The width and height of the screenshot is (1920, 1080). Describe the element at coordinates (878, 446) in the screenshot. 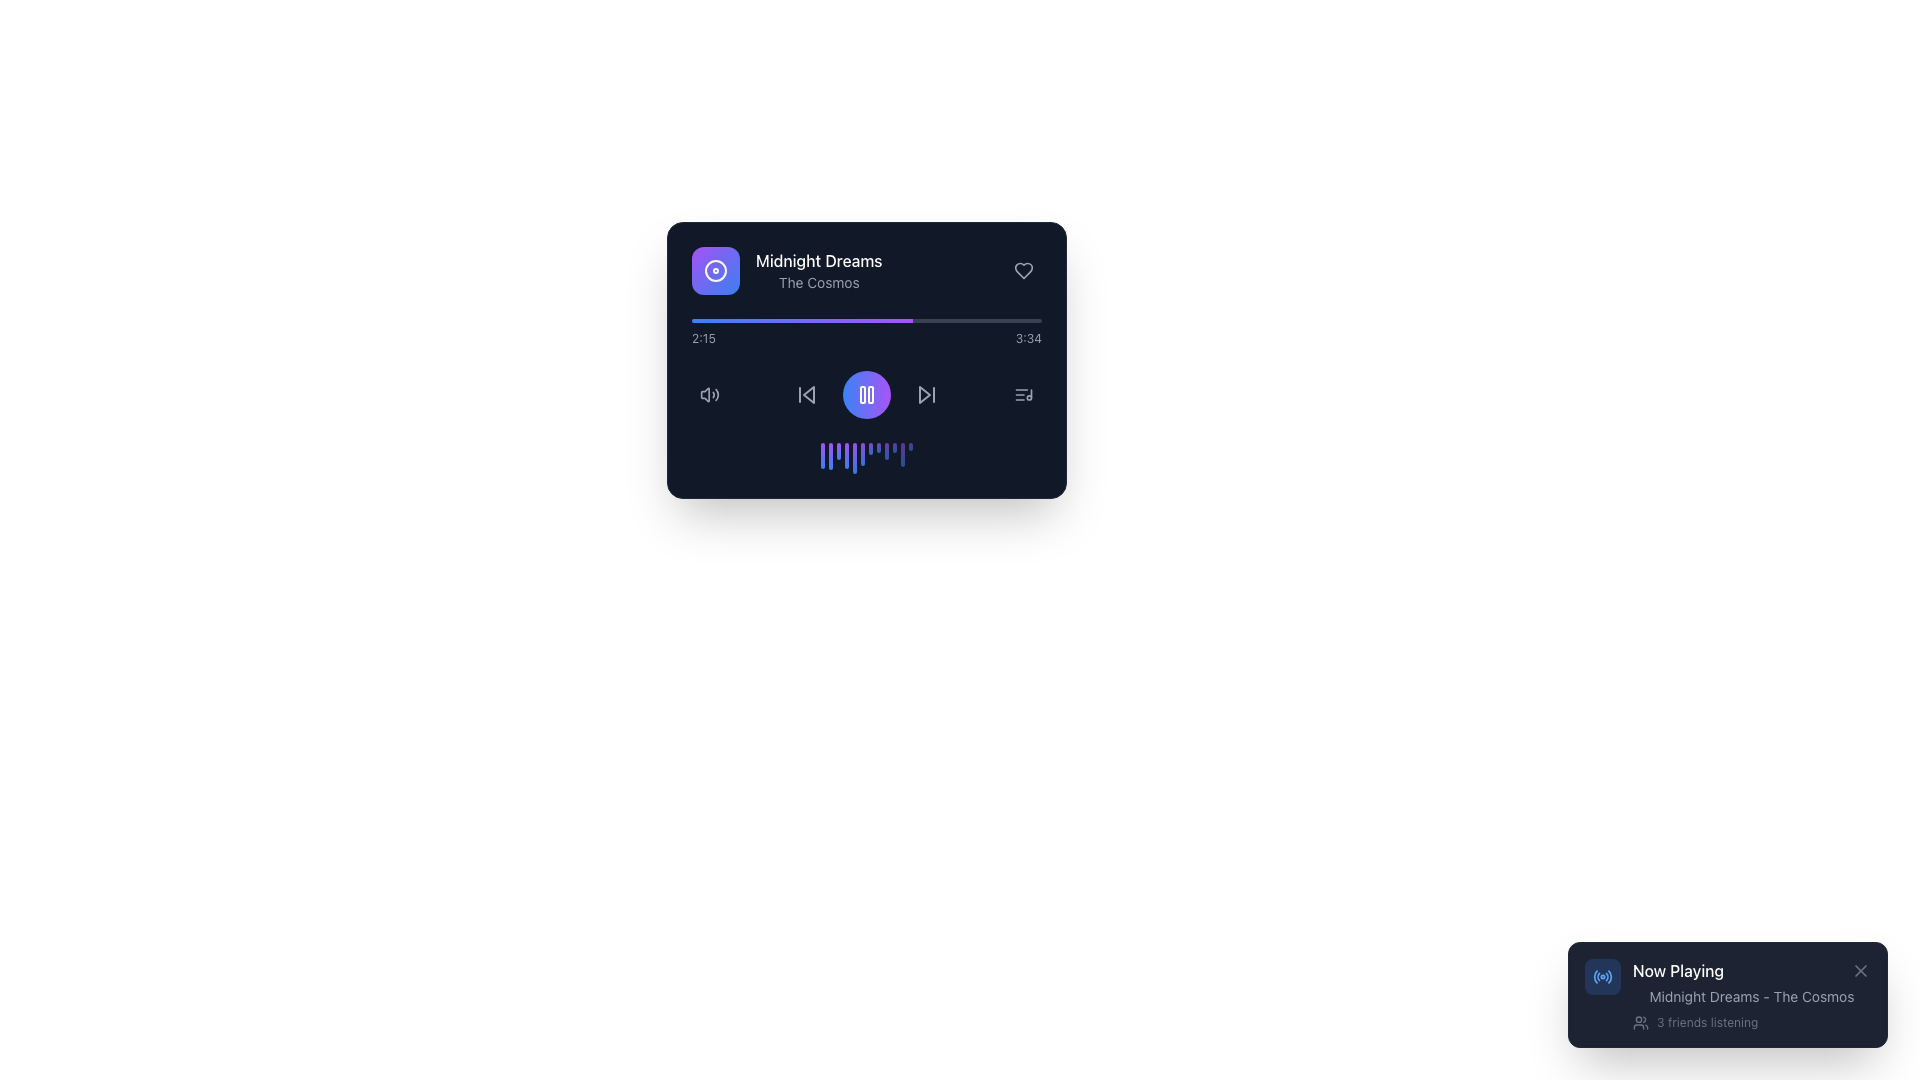

I see `the eighth waveform bar, which has a gradient color transitioning from blue to purple and a pulsing animation, to observe its visual response` at that location.